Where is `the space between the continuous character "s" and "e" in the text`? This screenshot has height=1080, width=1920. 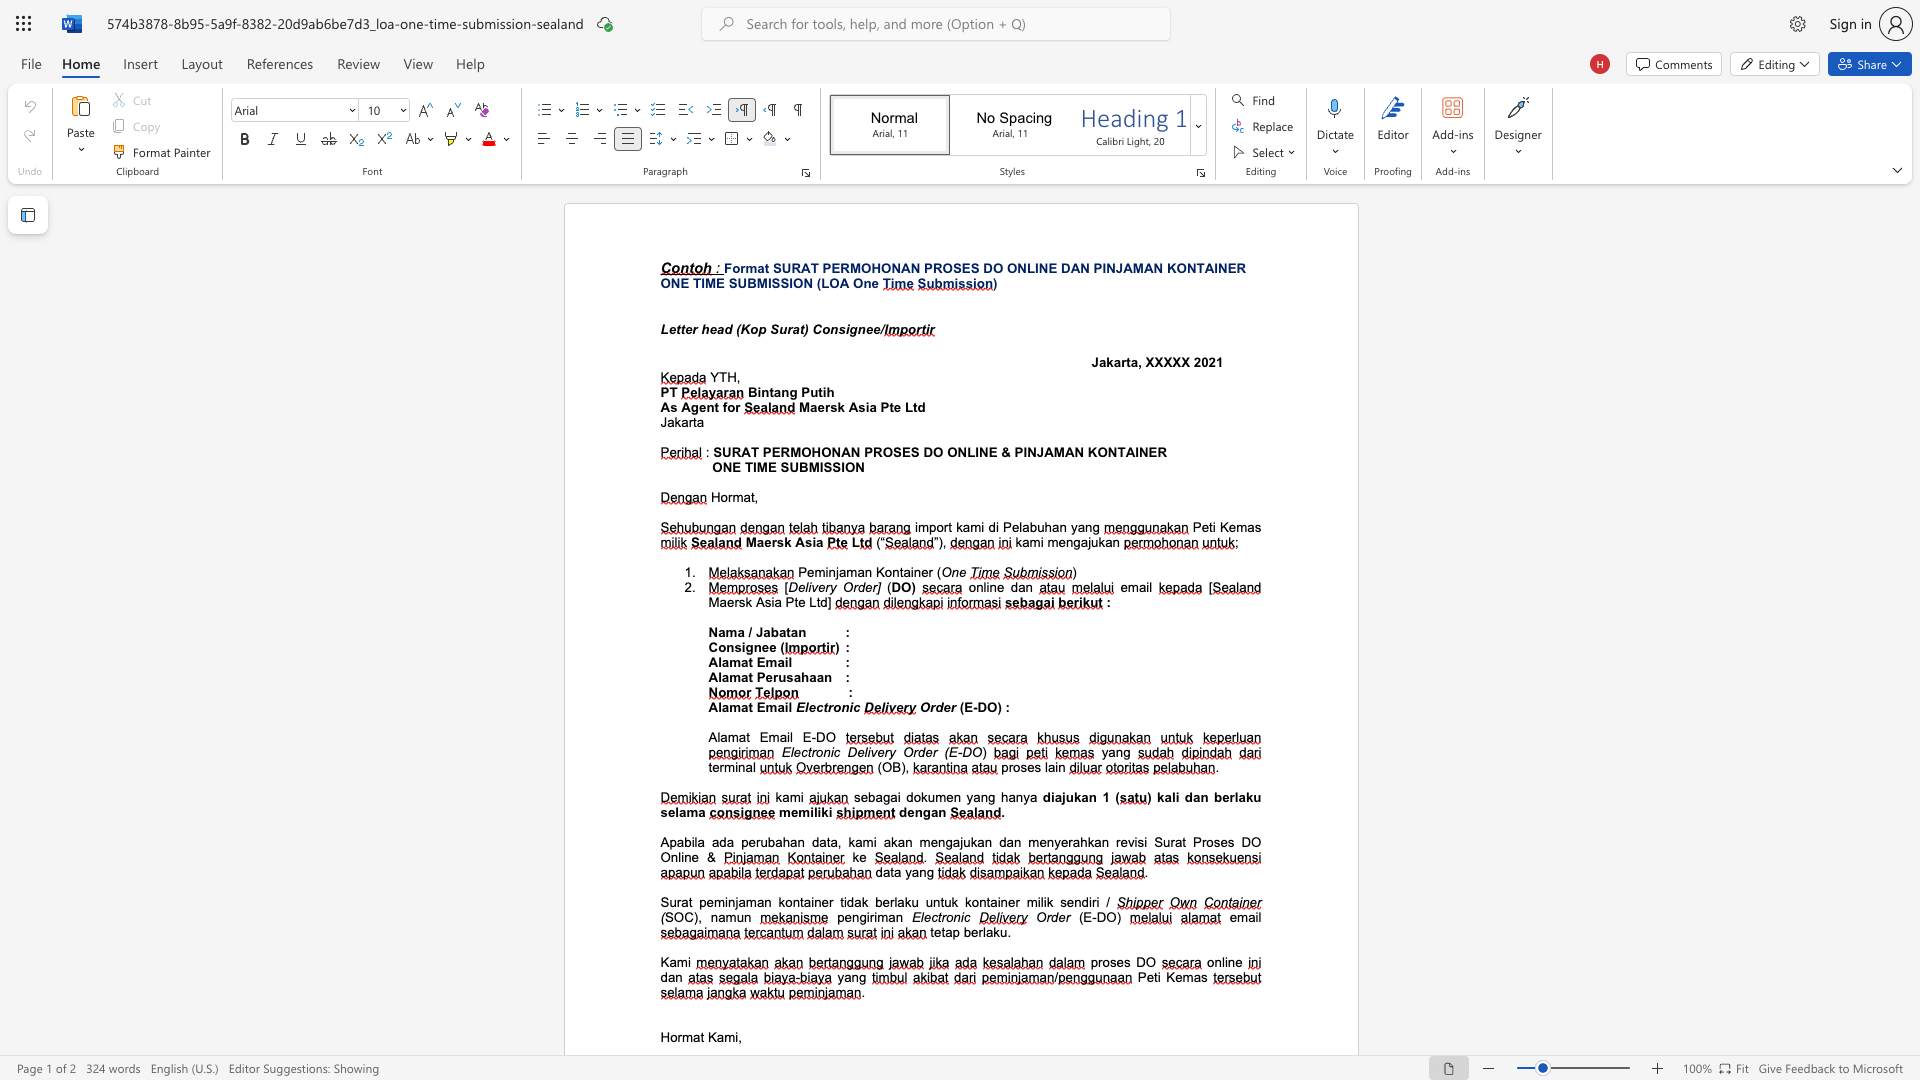
the space between the continuous character "s" and "e" in the text is located at coordinates (1115, 961).